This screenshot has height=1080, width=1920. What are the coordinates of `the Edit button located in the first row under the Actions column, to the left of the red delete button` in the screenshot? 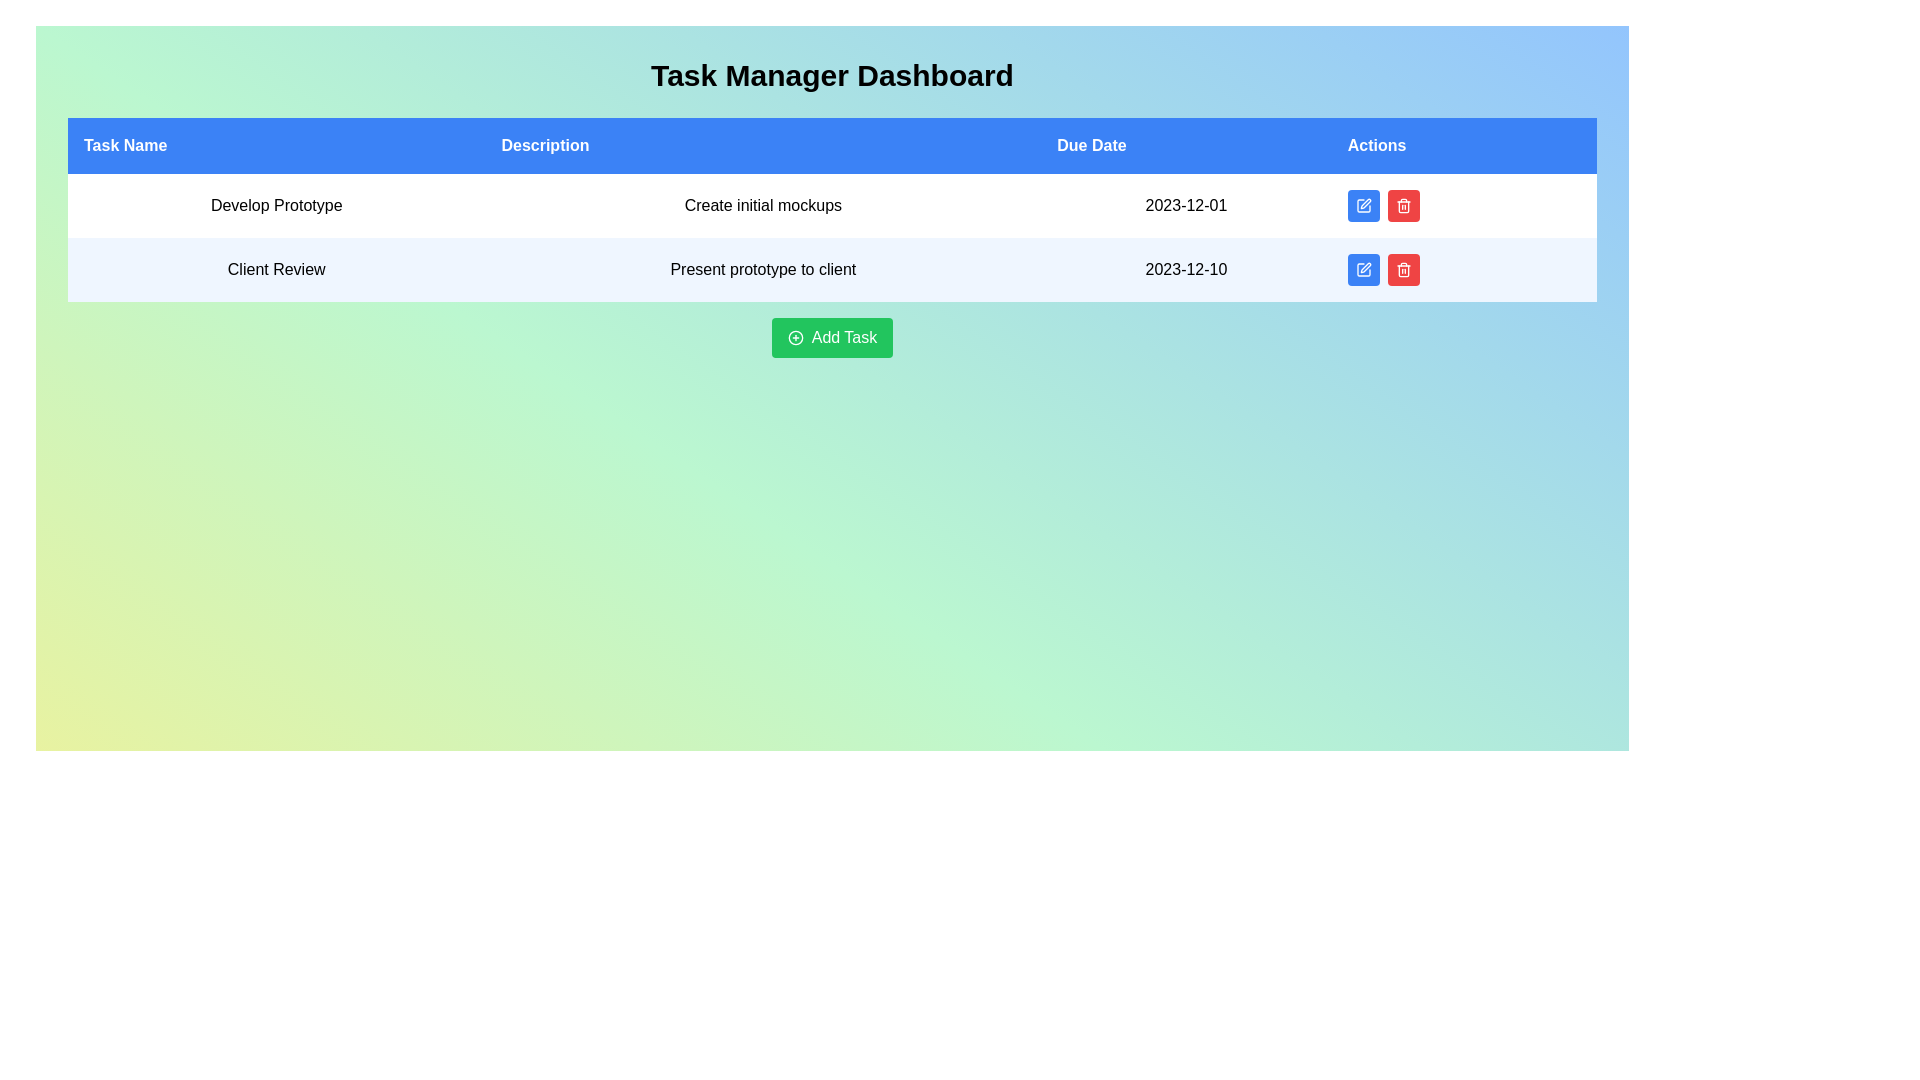 It's located at (1362, 205).